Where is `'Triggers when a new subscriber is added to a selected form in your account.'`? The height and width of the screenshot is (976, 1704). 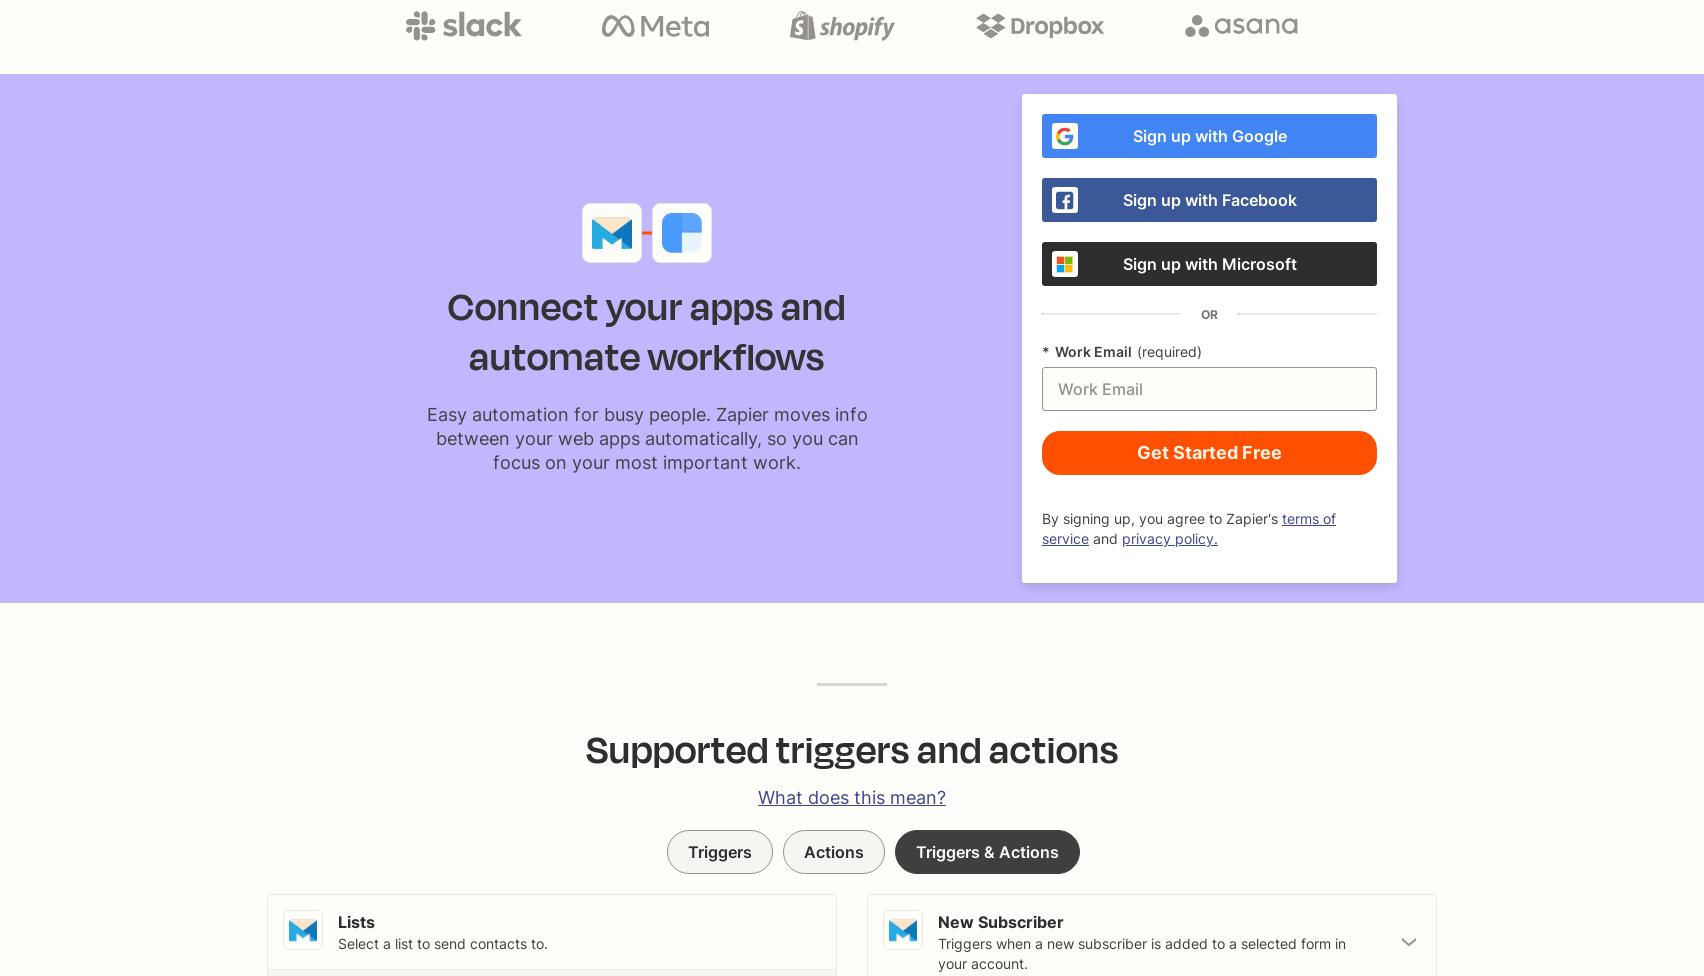 'Triggers when a new subscriber is added to a selected form in your account.' is located at coordinates (938, 952).